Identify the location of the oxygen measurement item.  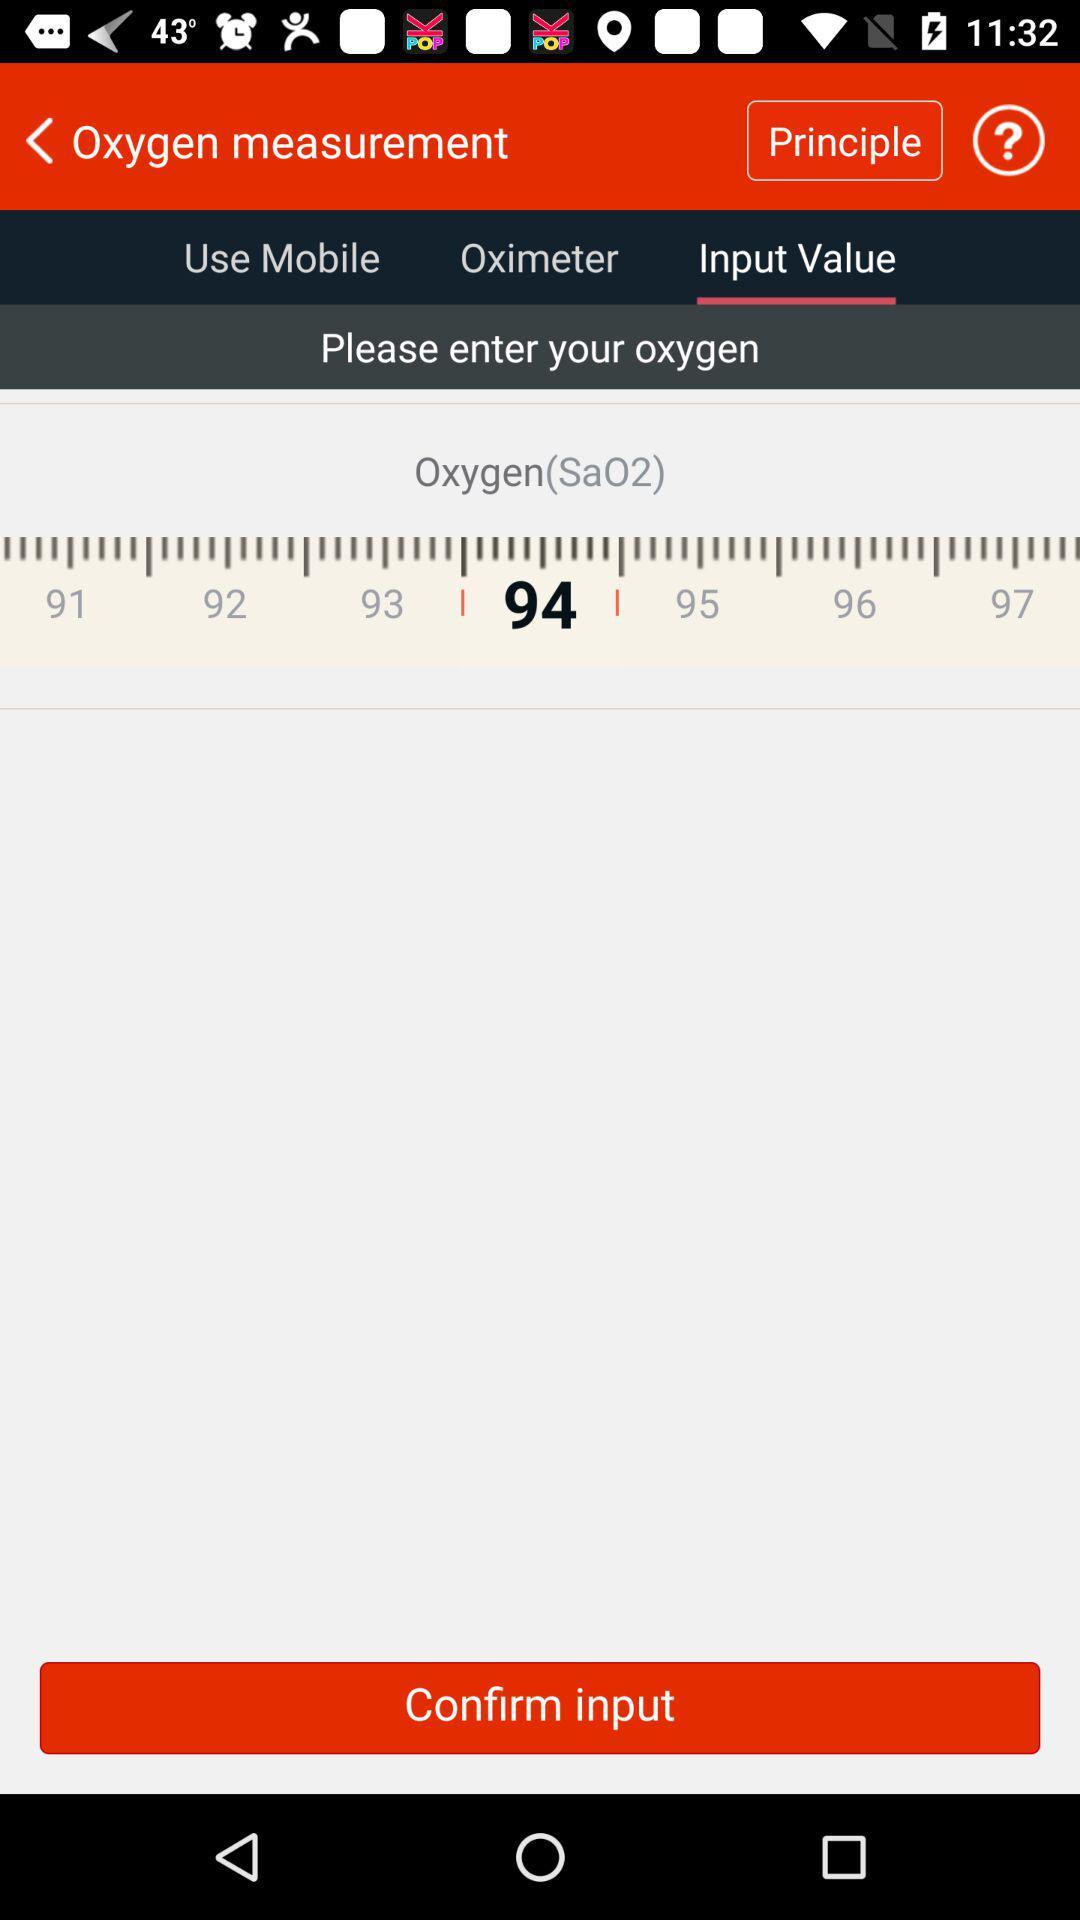
(373, 139).